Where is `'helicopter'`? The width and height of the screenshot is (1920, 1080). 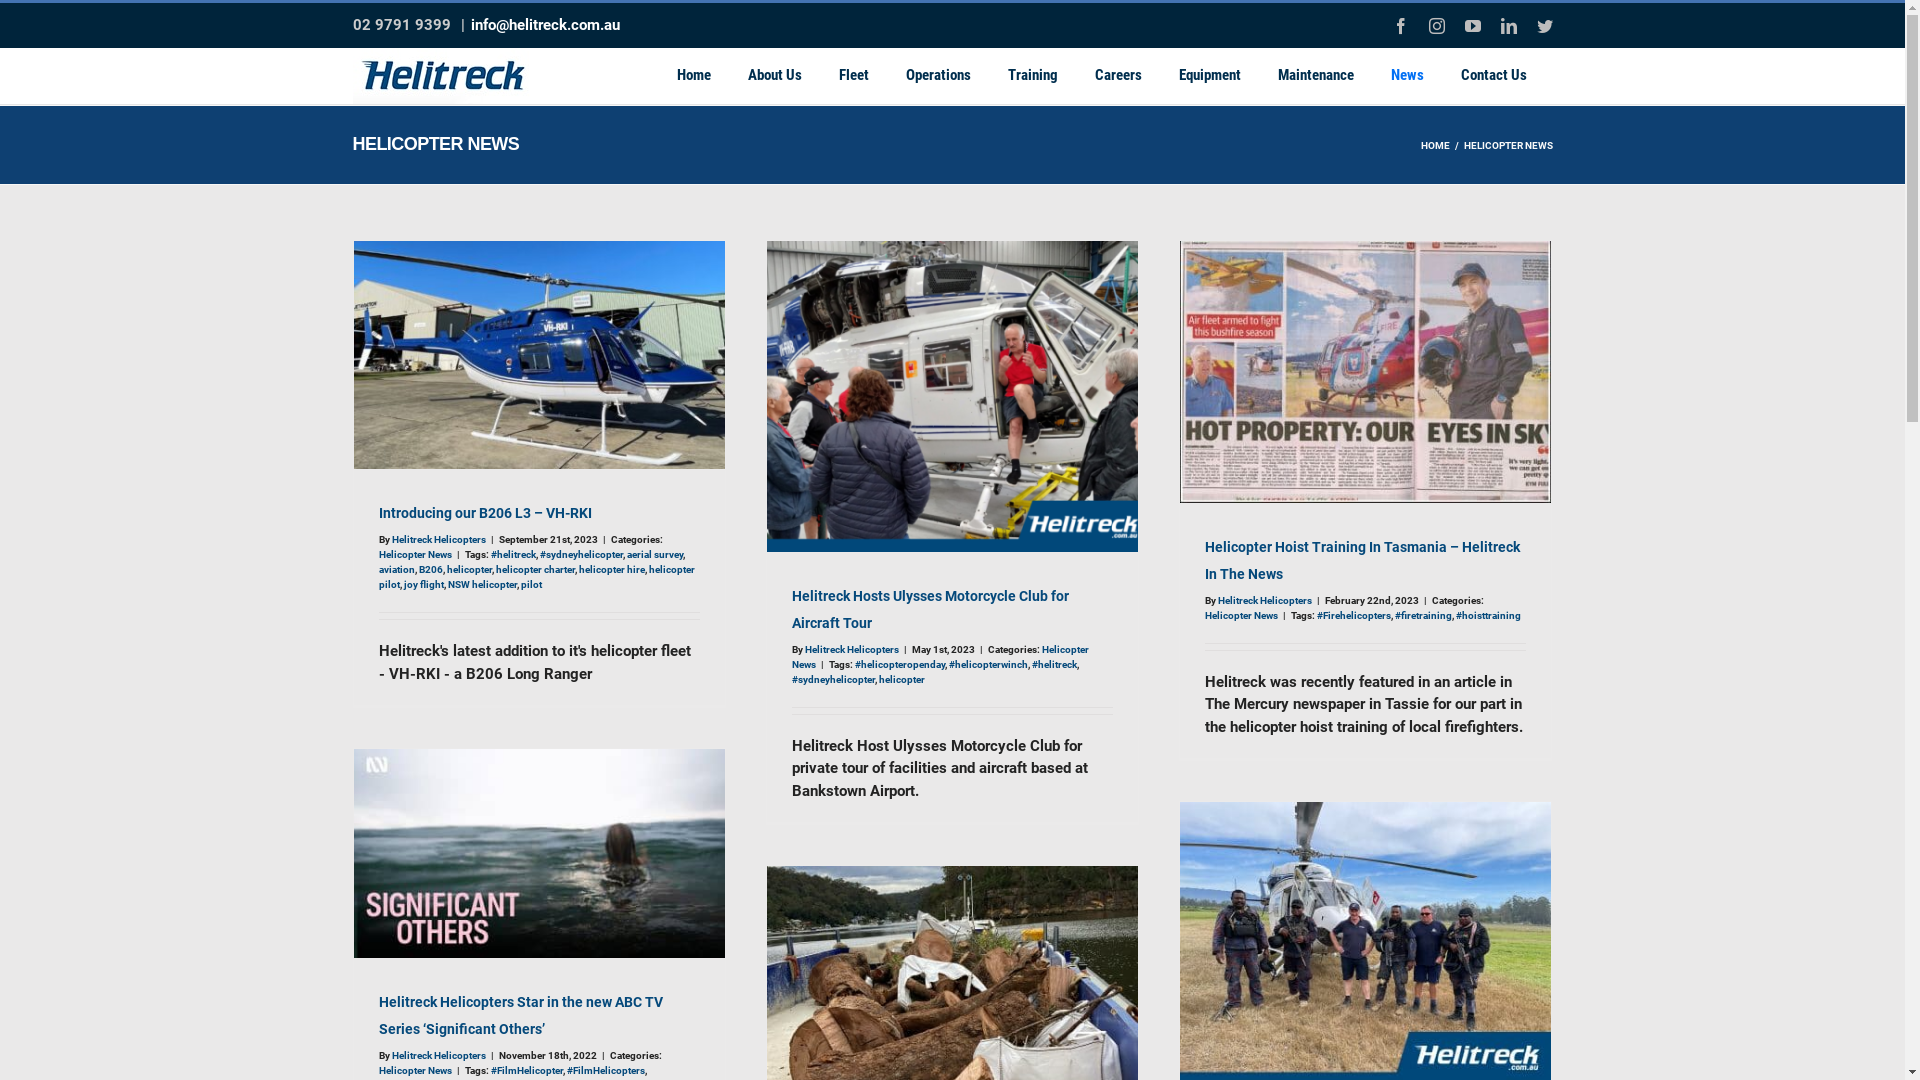
'helicopter' is located at coordinates (467, 569).